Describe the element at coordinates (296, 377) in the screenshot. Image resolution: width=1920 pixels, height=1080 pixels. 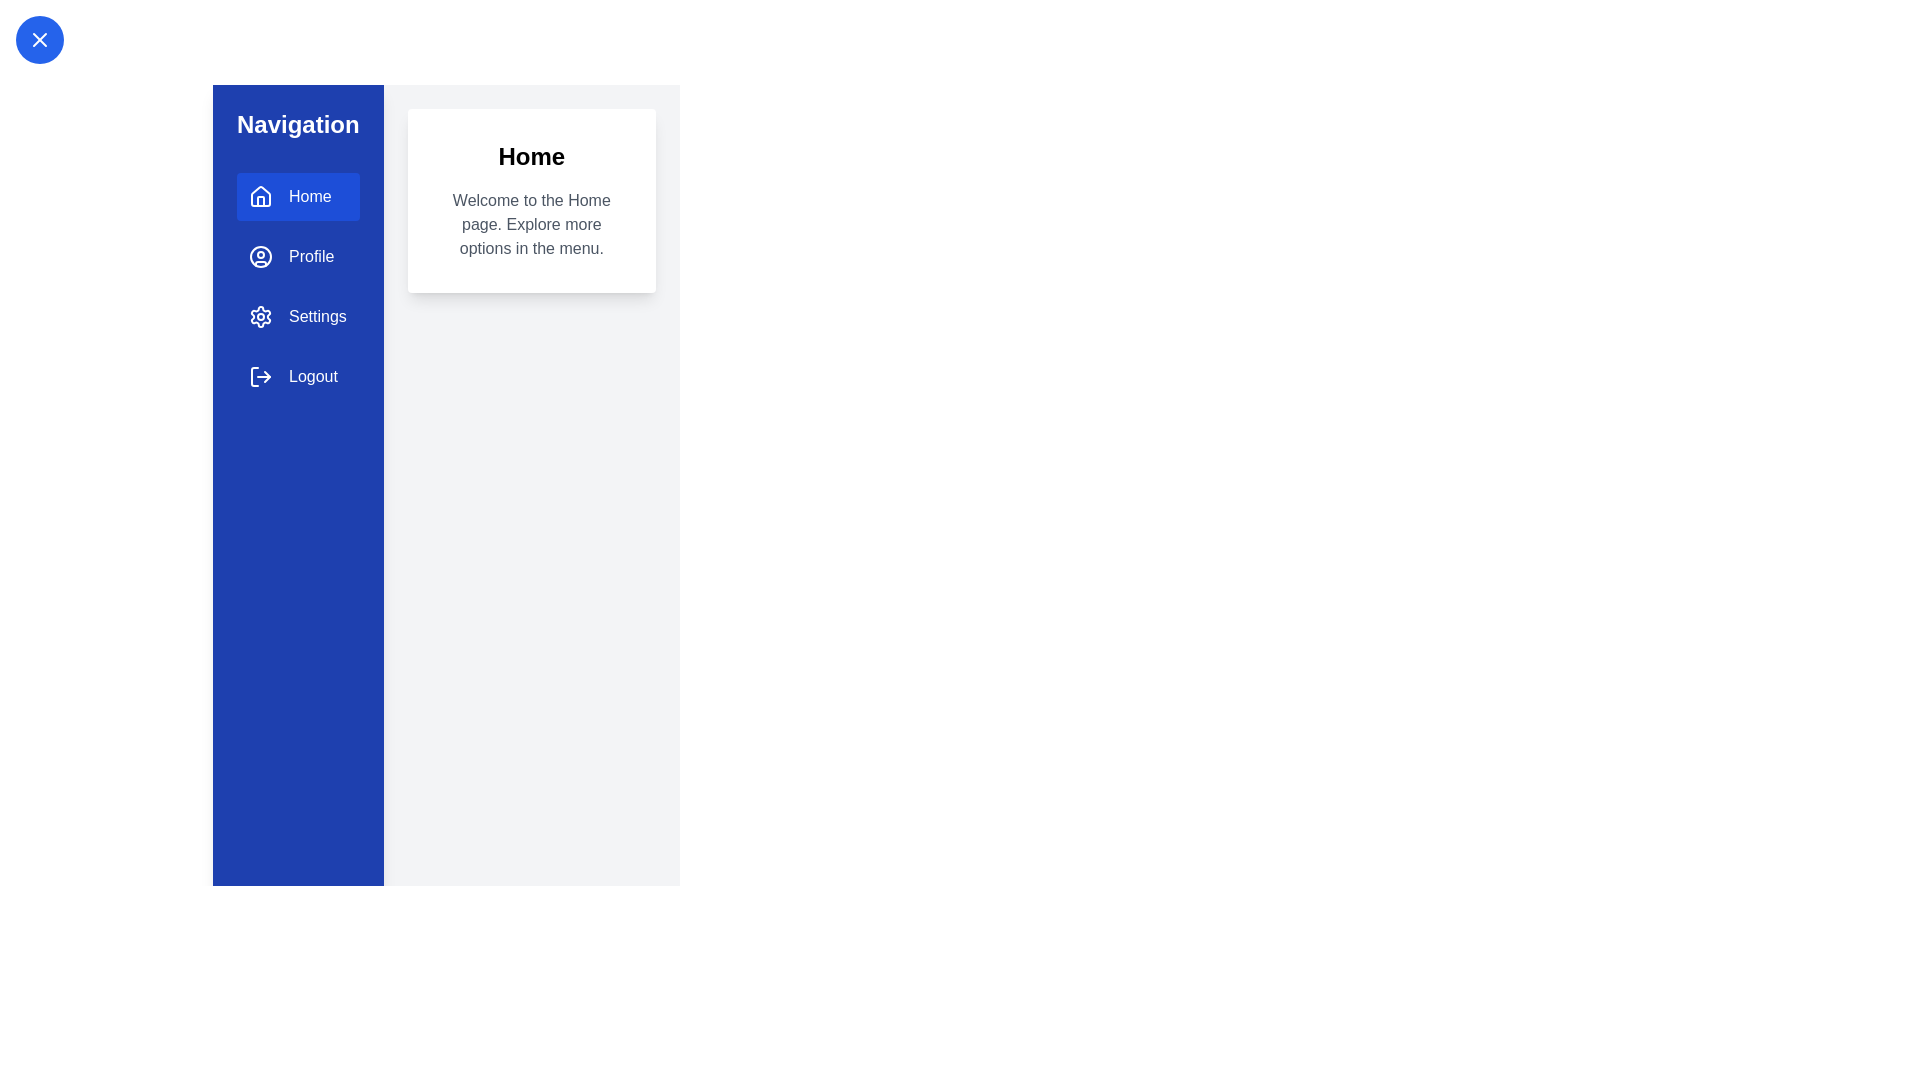
I see `the Logout navigation option from the drawer` at that location.